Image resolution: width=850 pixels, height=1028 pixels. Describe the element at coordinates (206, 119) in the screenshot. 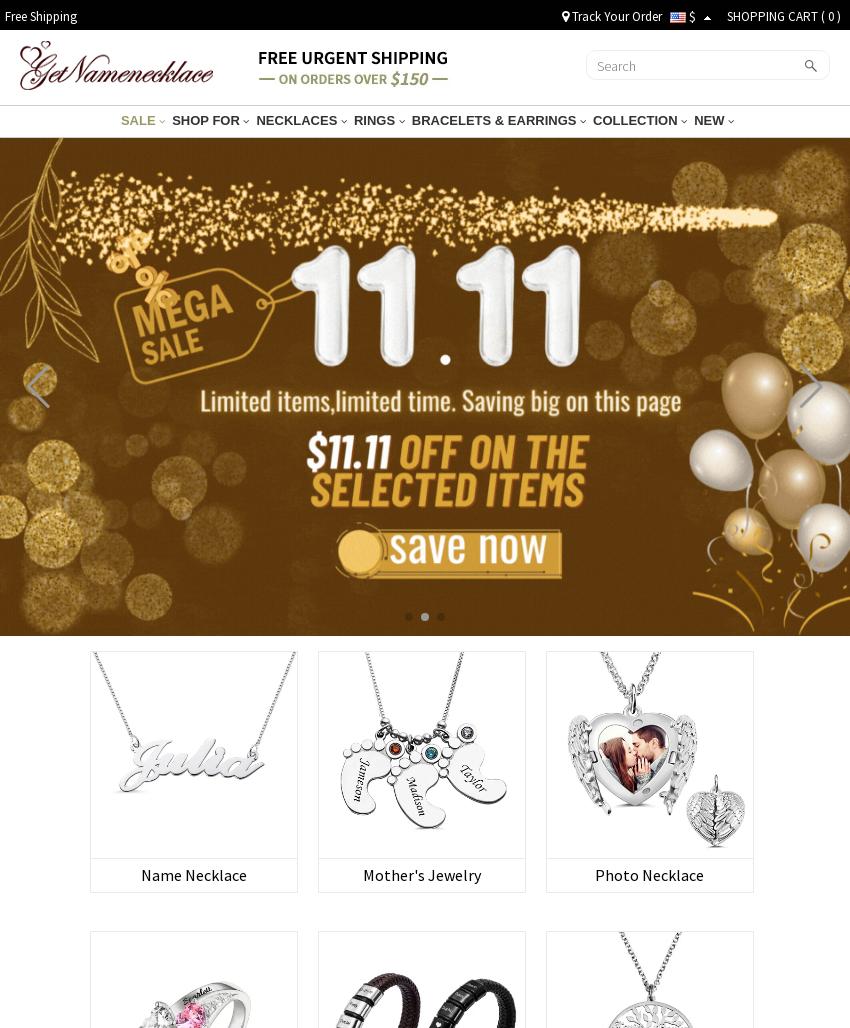

I see `'SHOP FOR'` at that location.